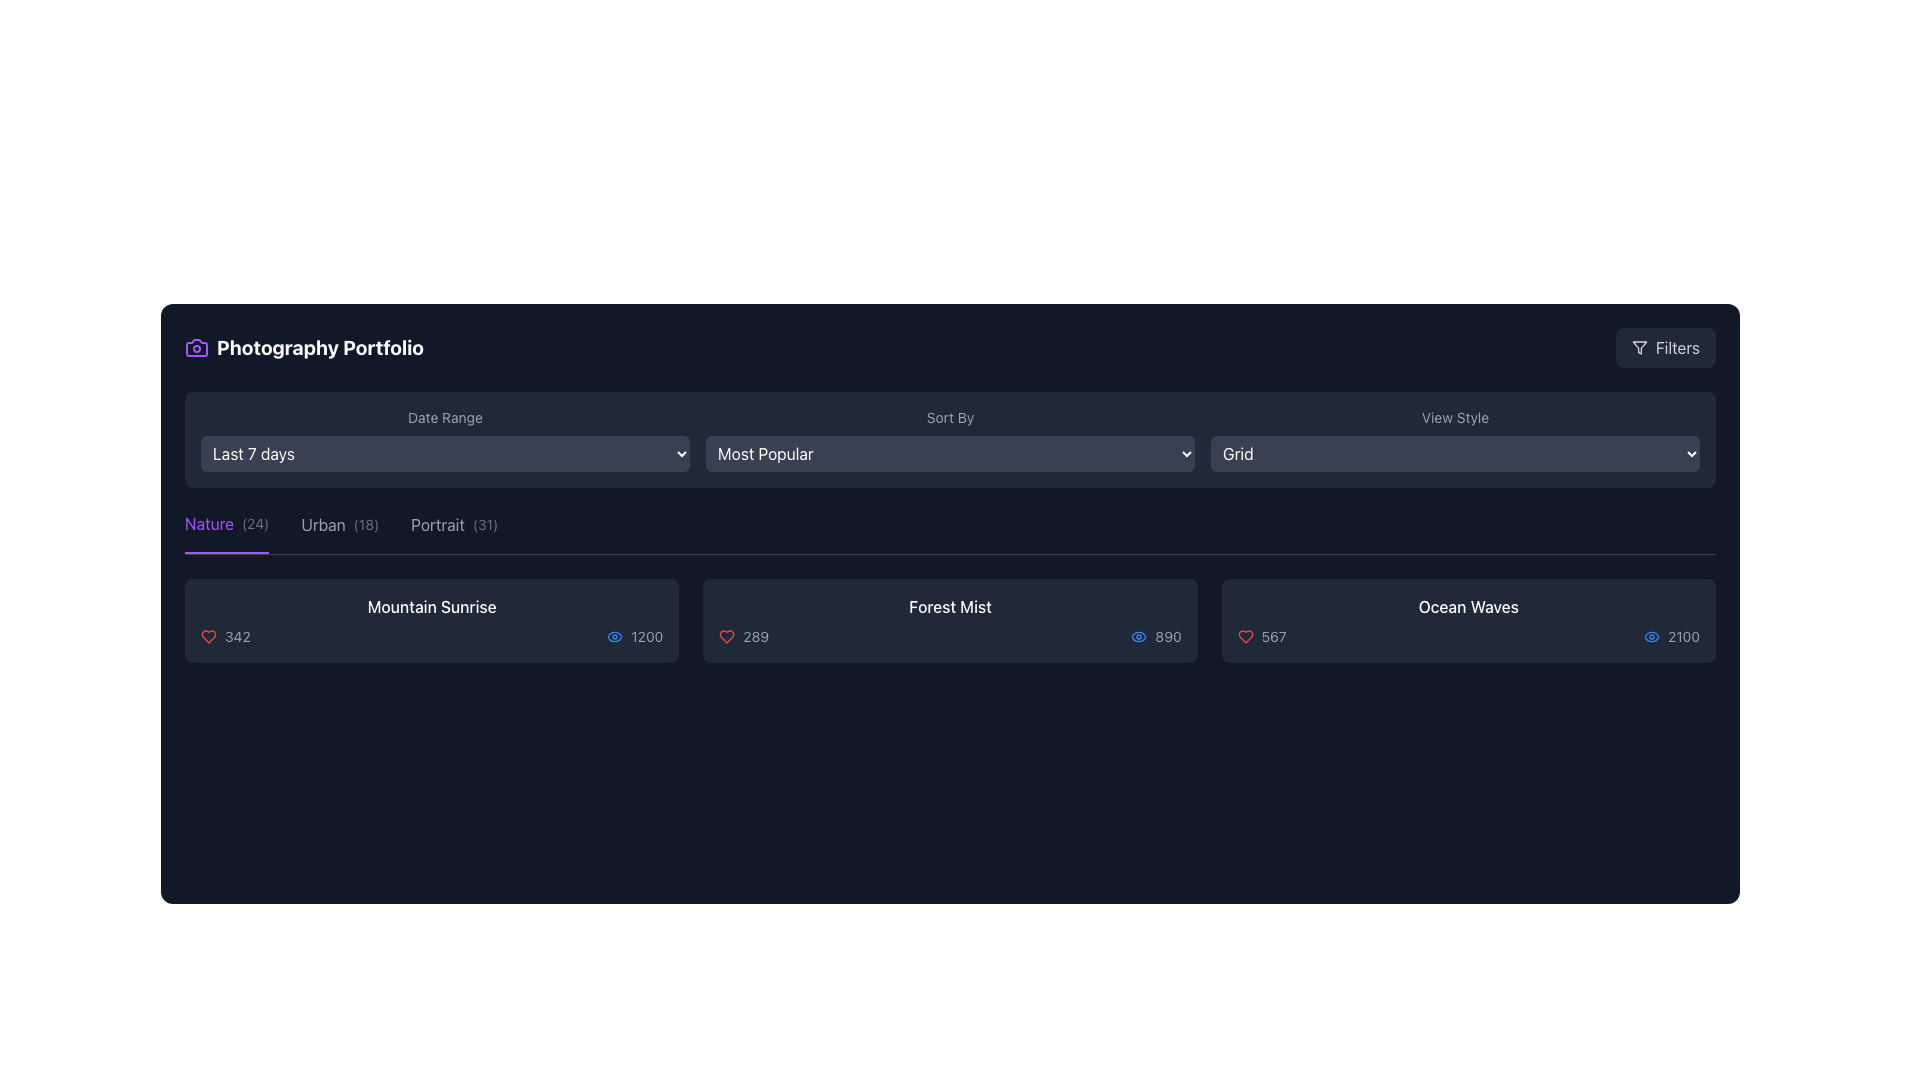  Describe the element at coordinates (366, 523) in the screenshot. I see `the small text label displaying '(18)' styled with a gray font color, located immediately to the right of the 'Urban' label in the category tabs row` at that location.